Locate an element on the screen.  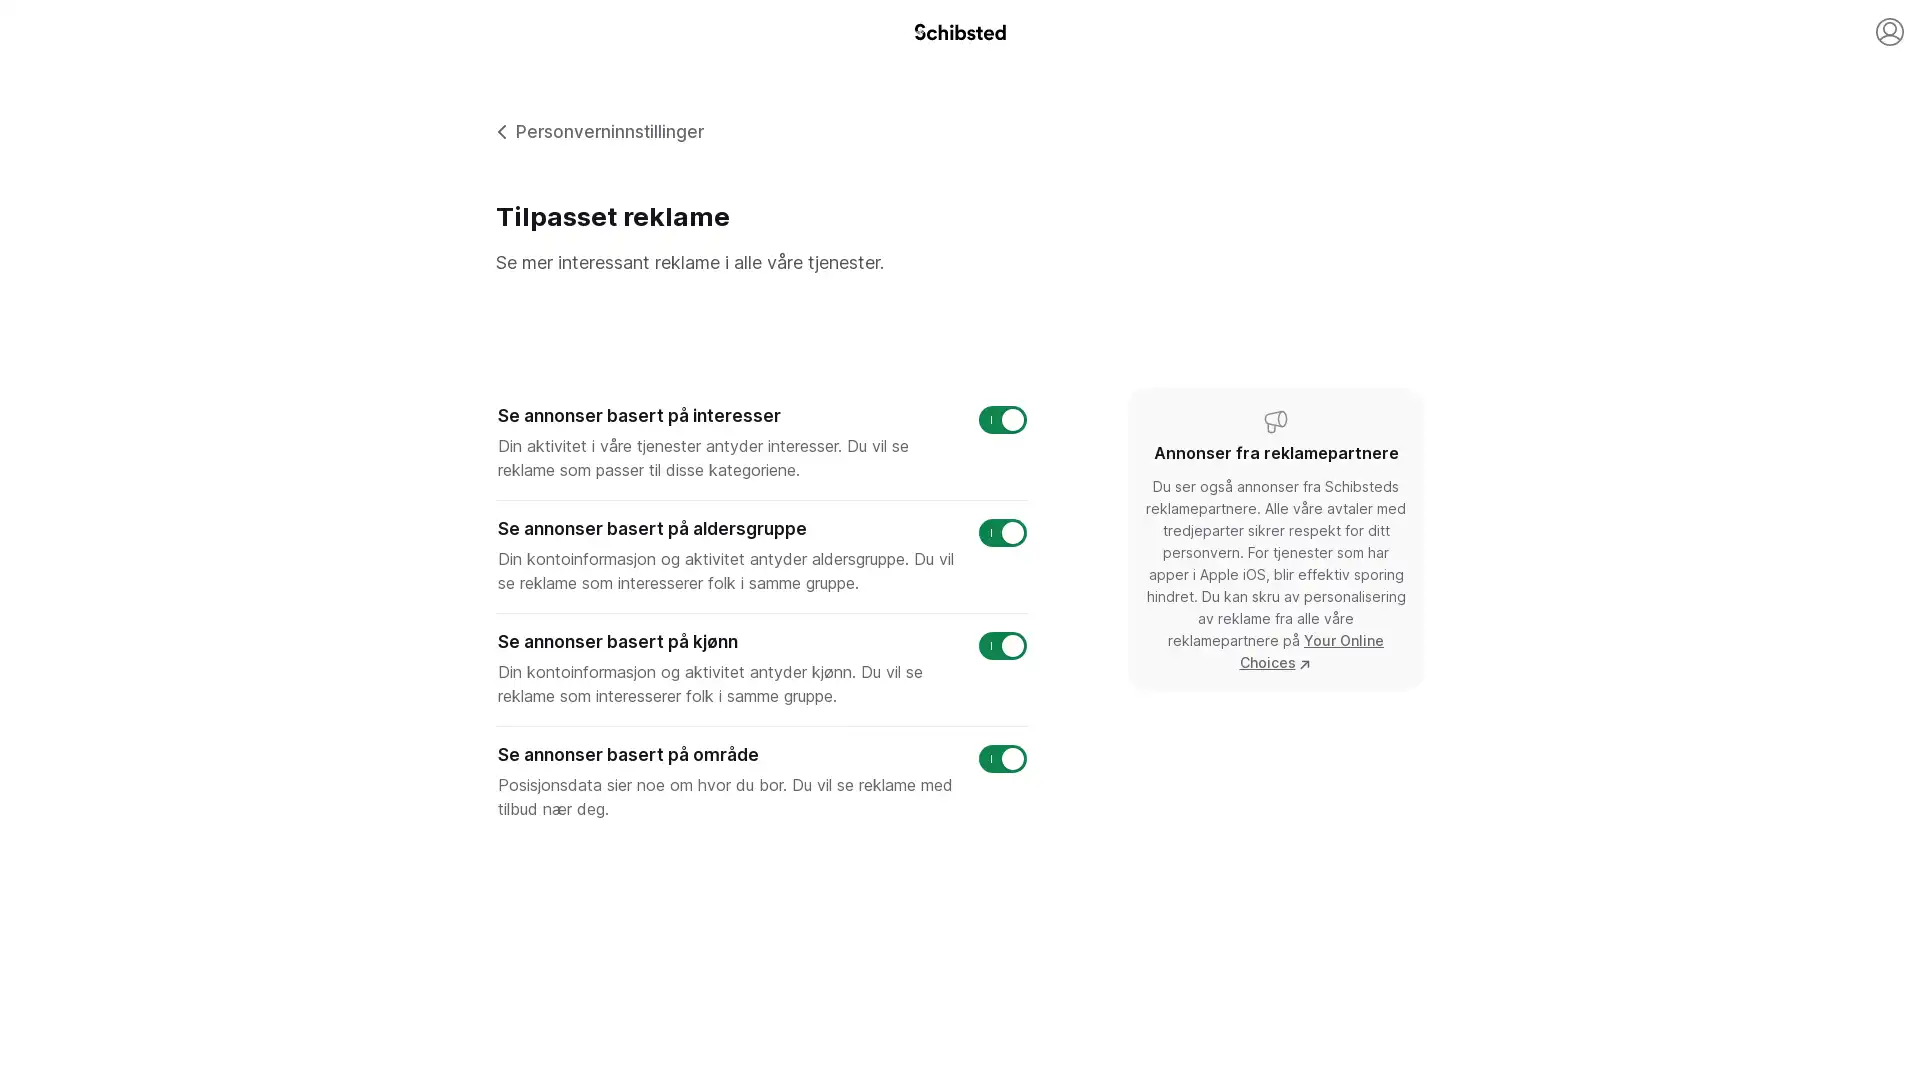
Personverninnstillinger is located at coordinates (608, 131).